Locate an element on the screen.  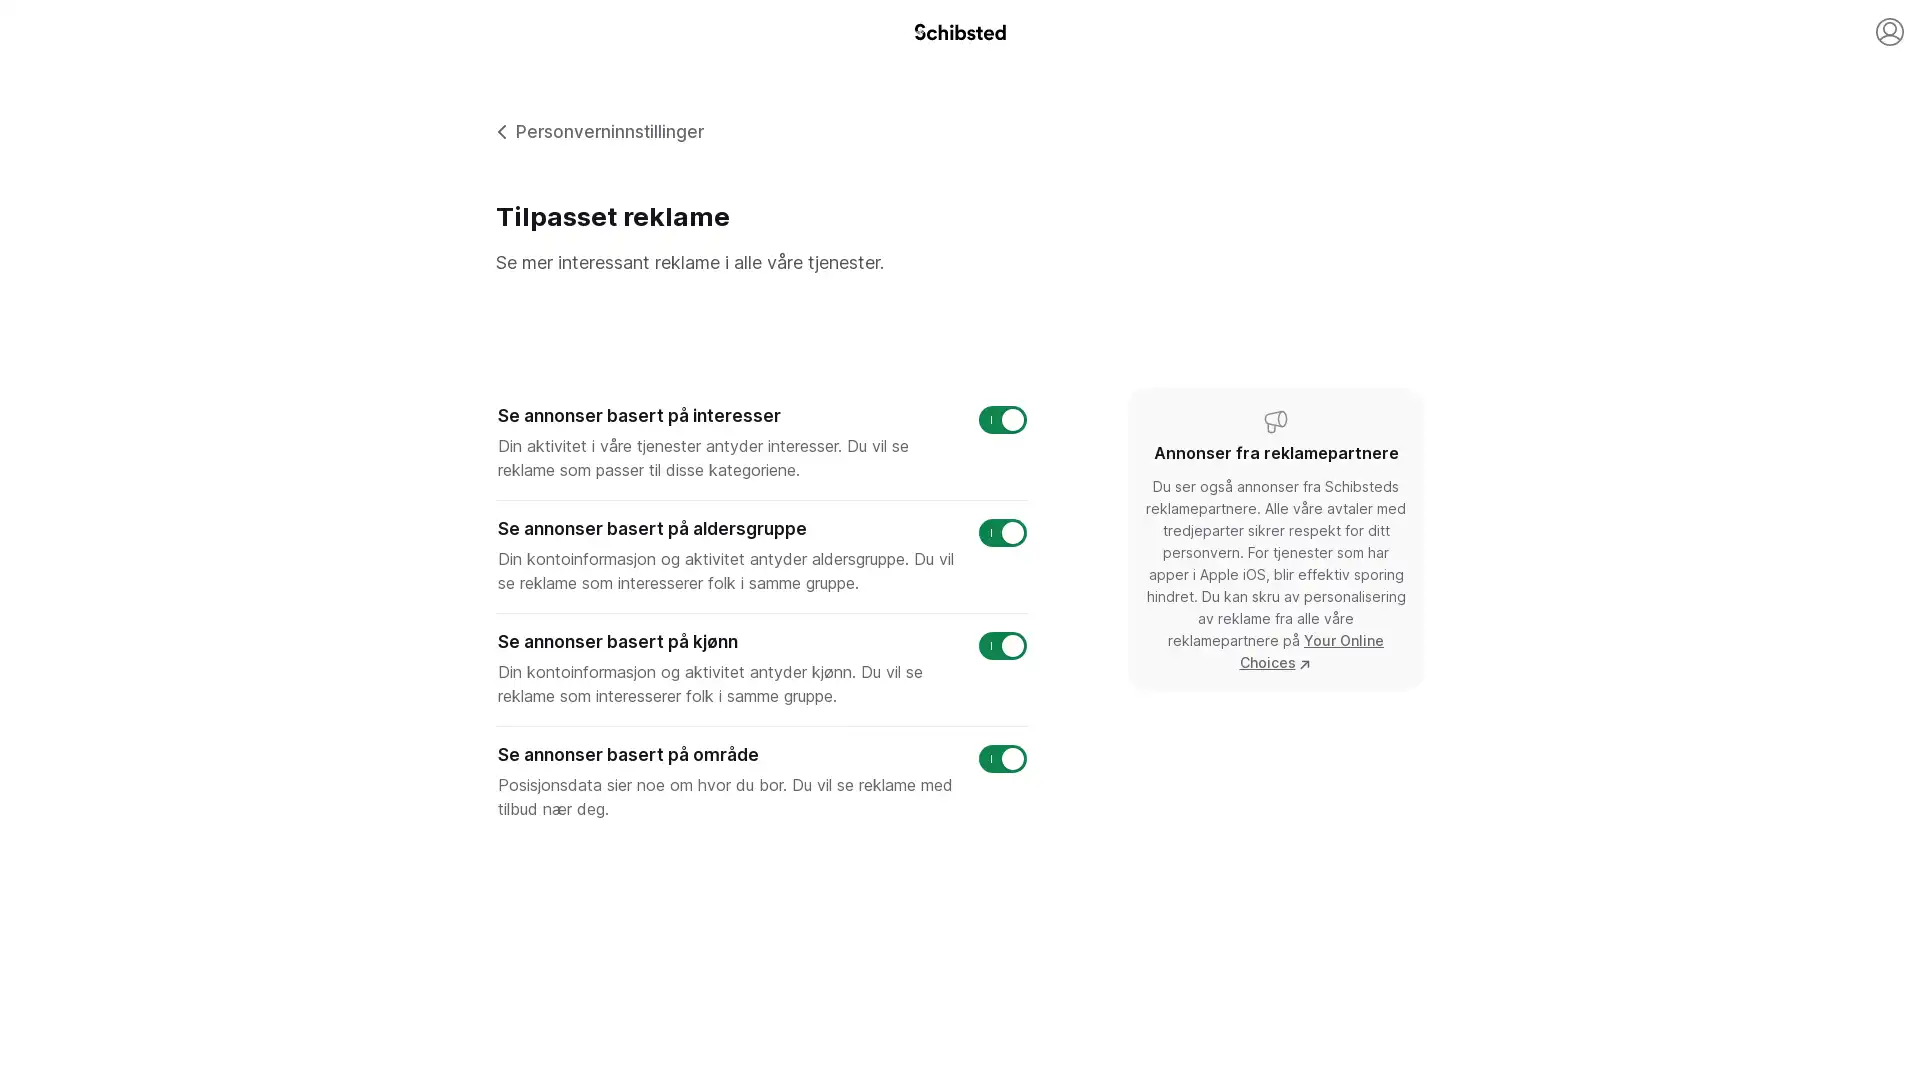
Personverninnstillinger is located at coordinates (608, 131).